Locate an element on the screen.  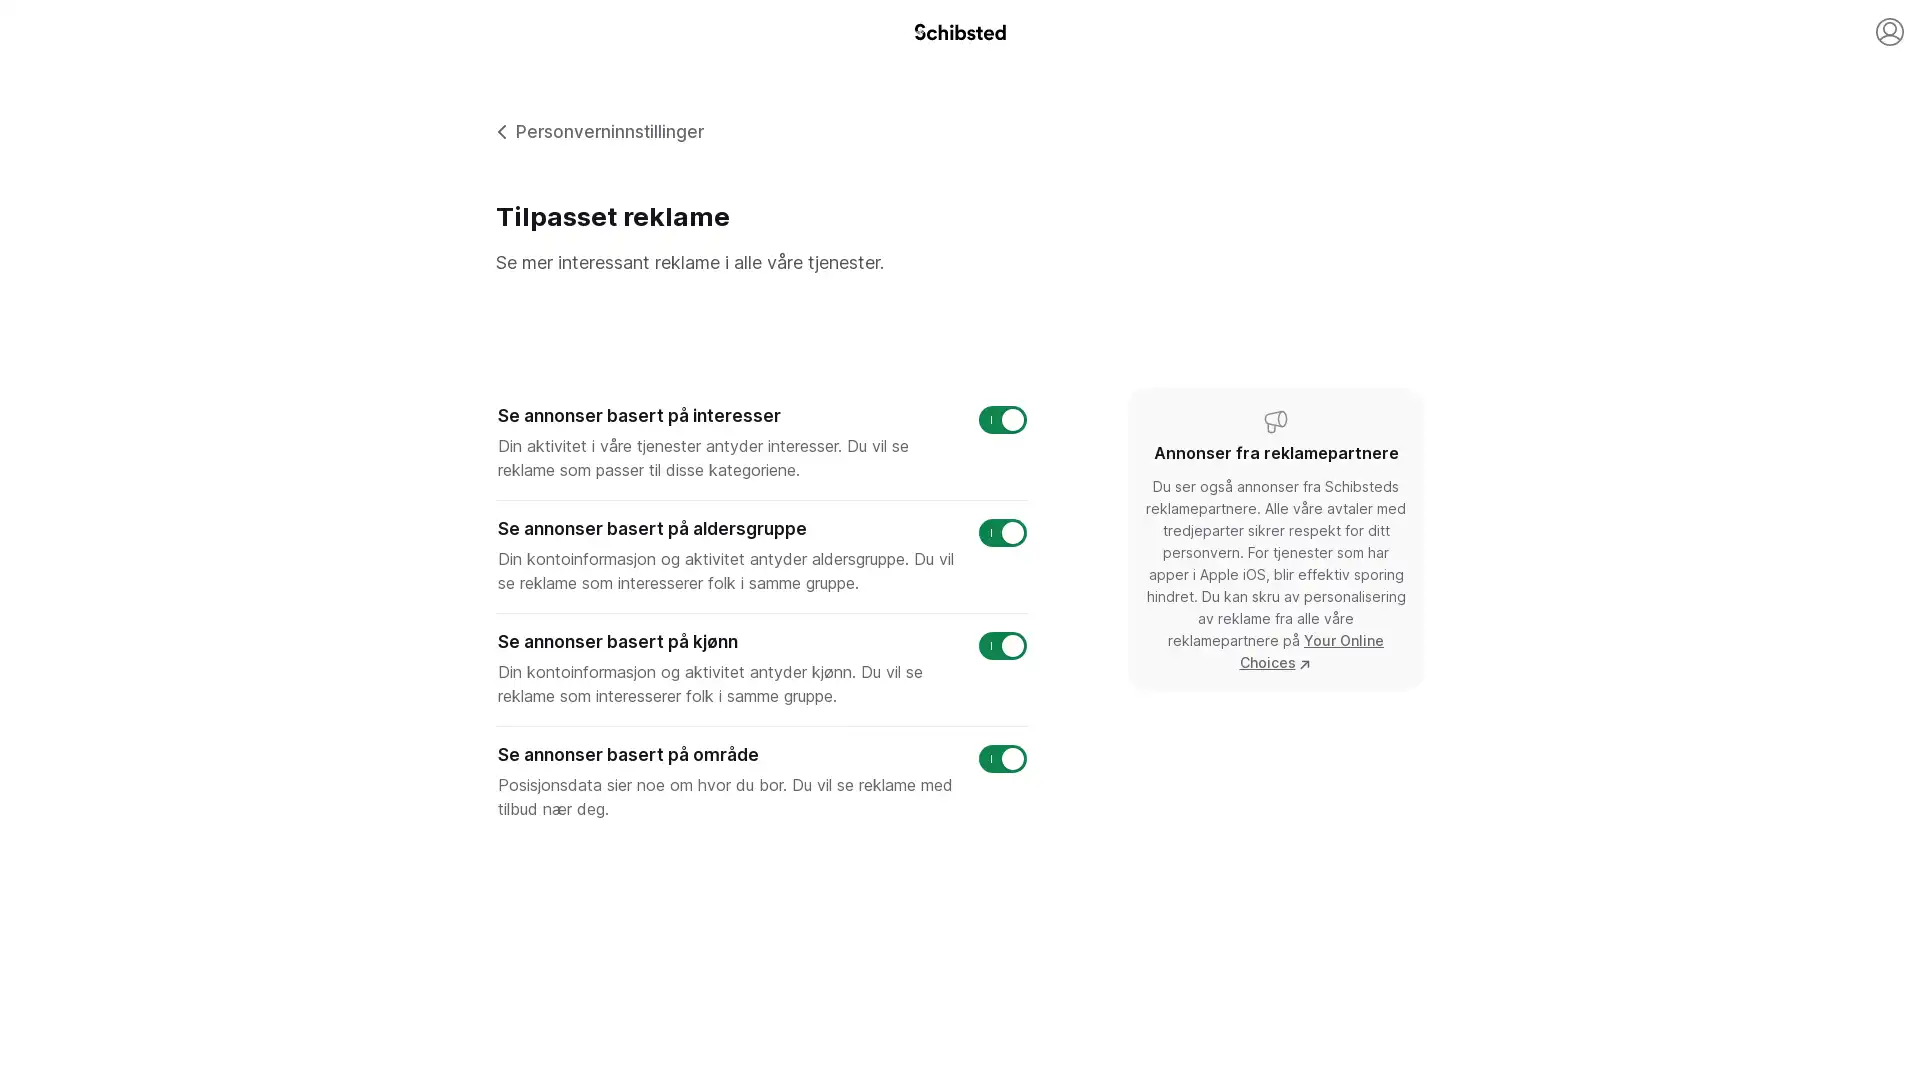
Personverninnstillinger is located at coordinates (608, 131).